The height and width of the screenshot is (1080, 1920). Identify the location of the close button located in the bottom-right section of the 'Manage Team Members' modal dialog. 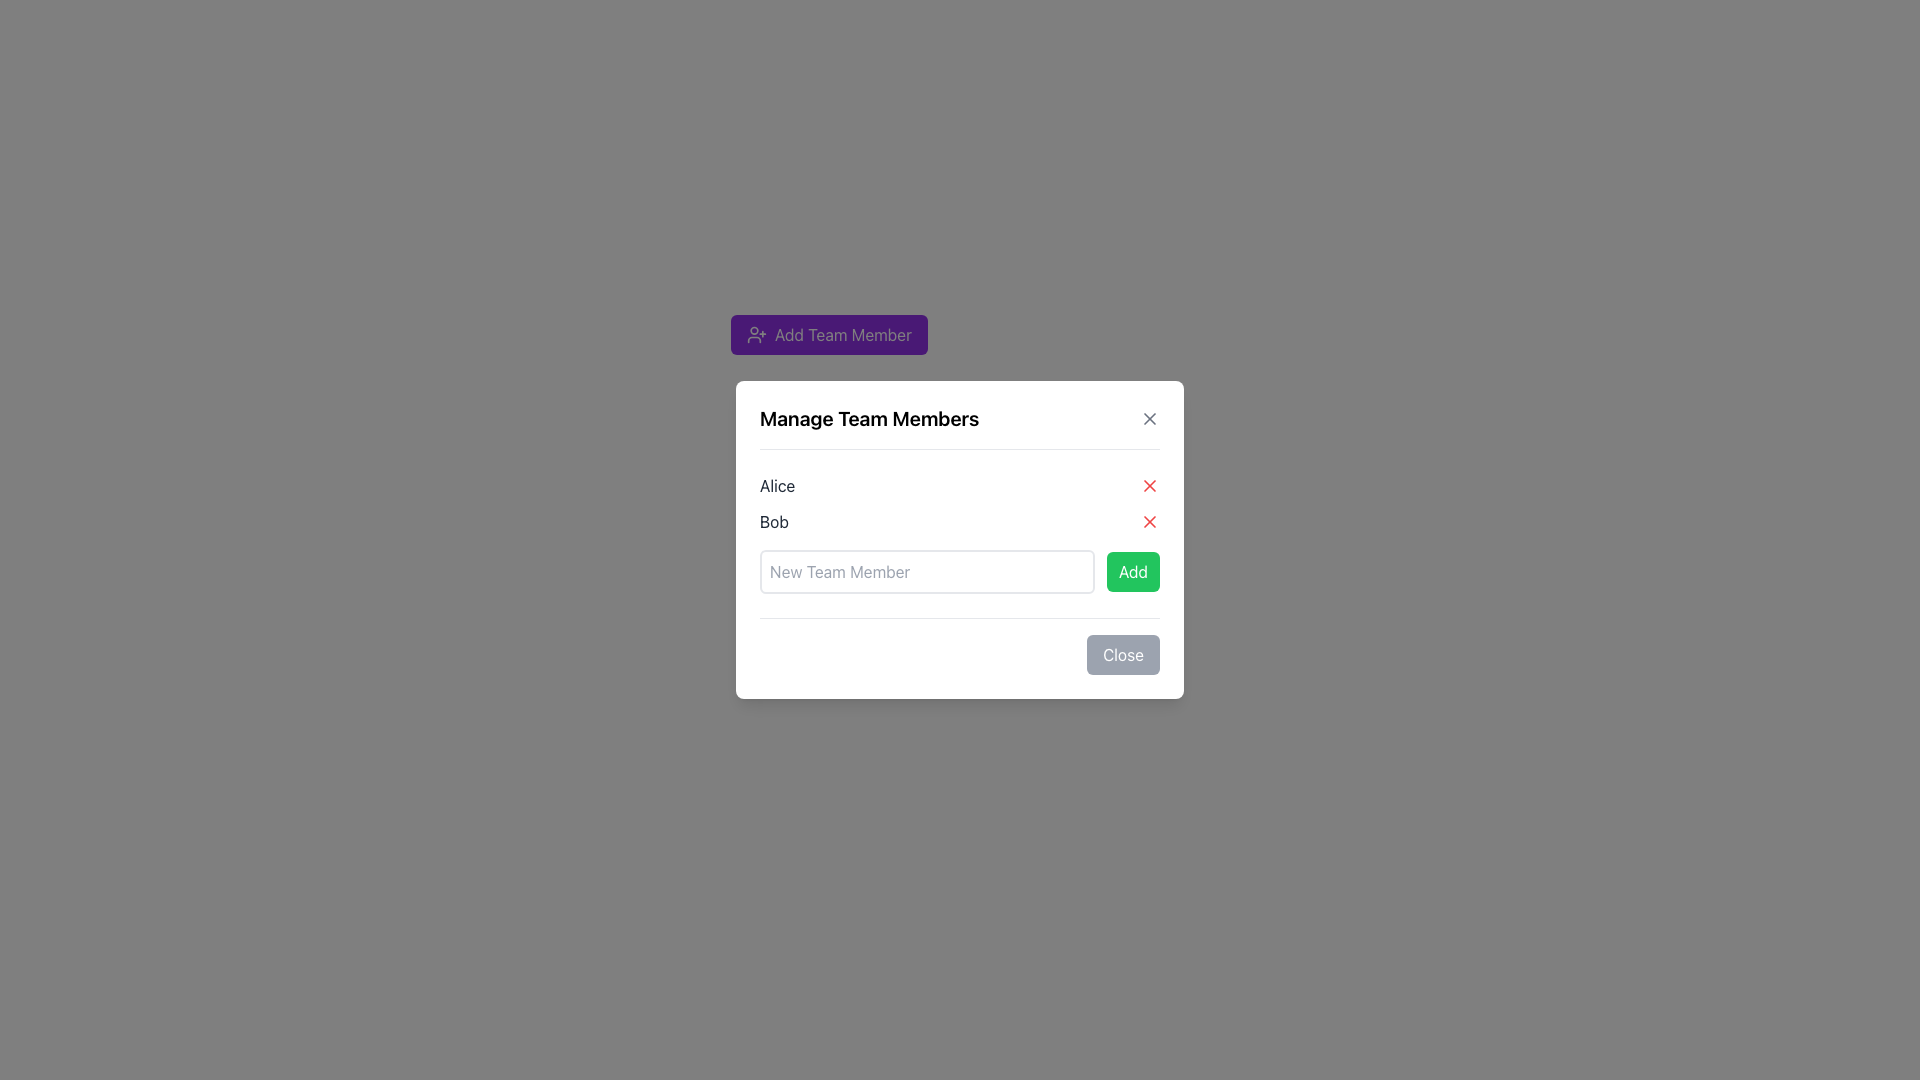
(1123, 655).